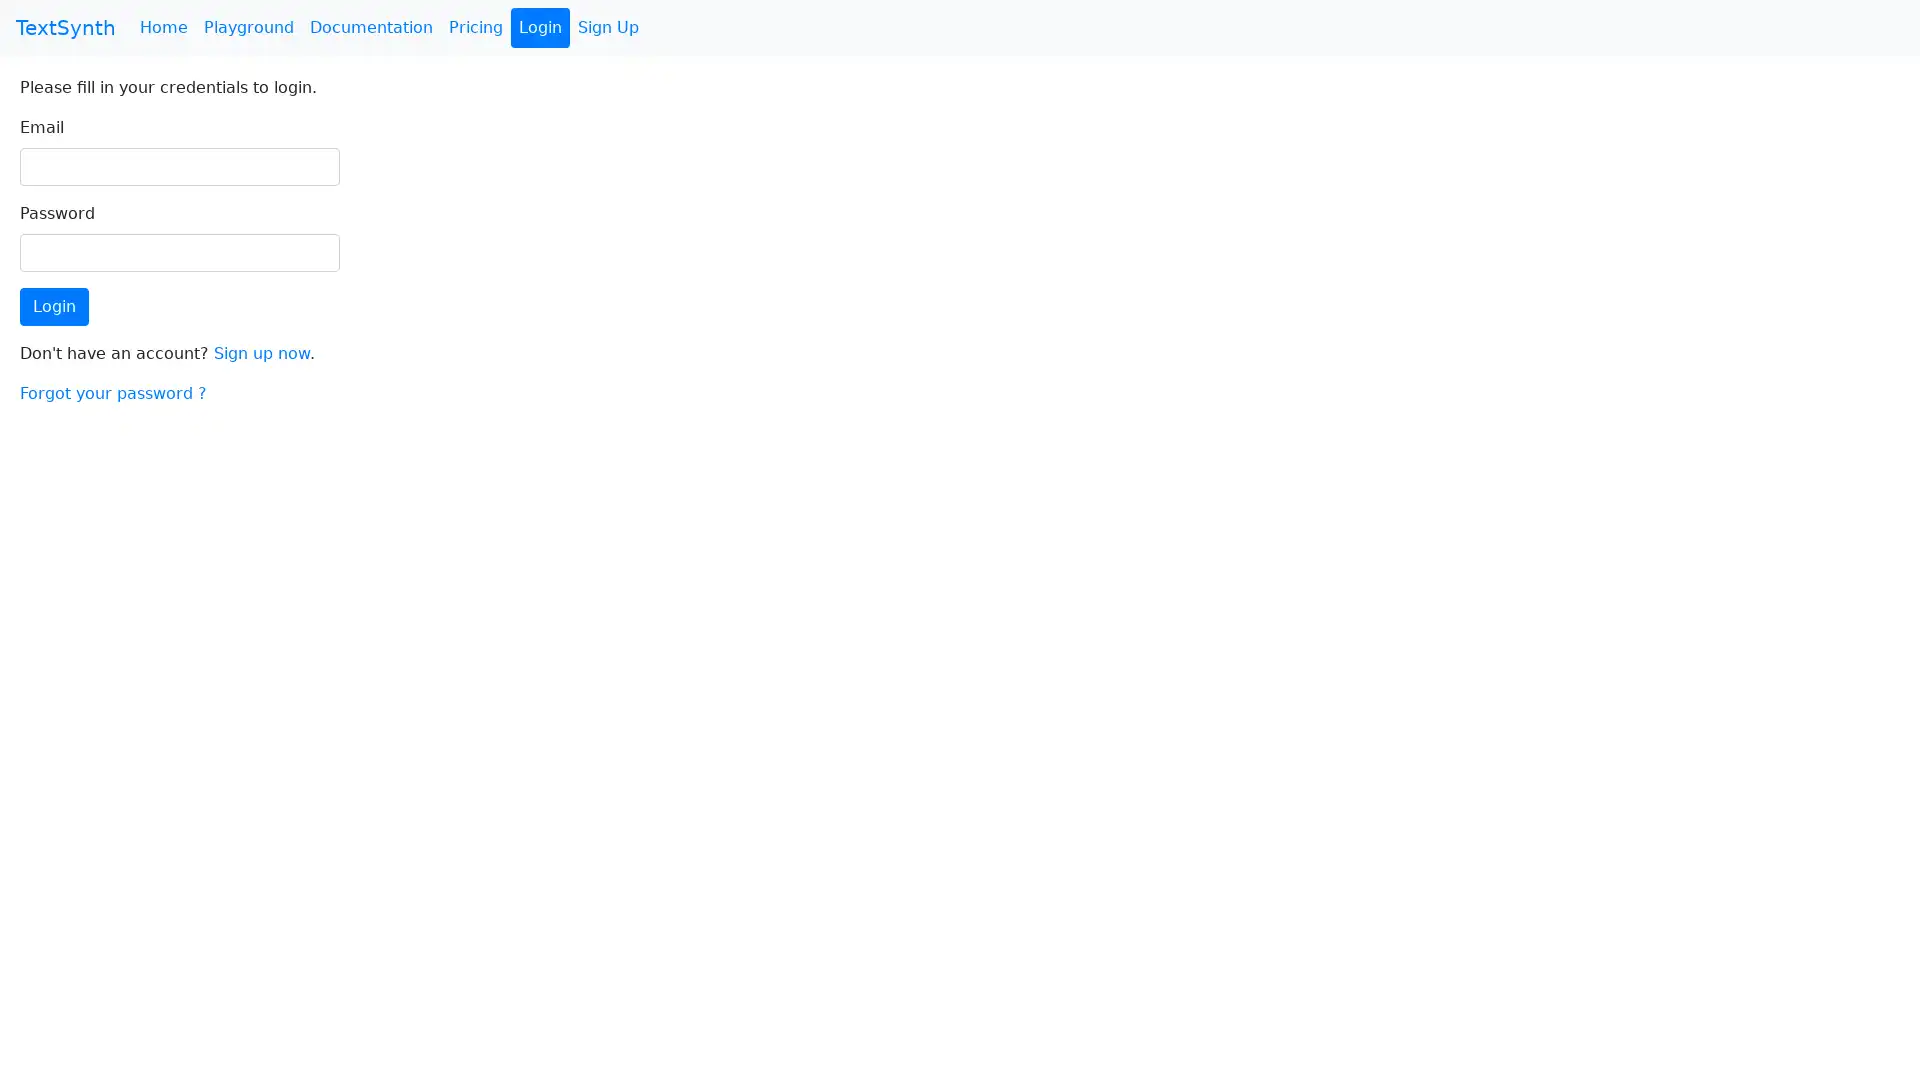 The width and height of the screenshot is (1920, 1080). I want to click on Login, so click(54, 307).